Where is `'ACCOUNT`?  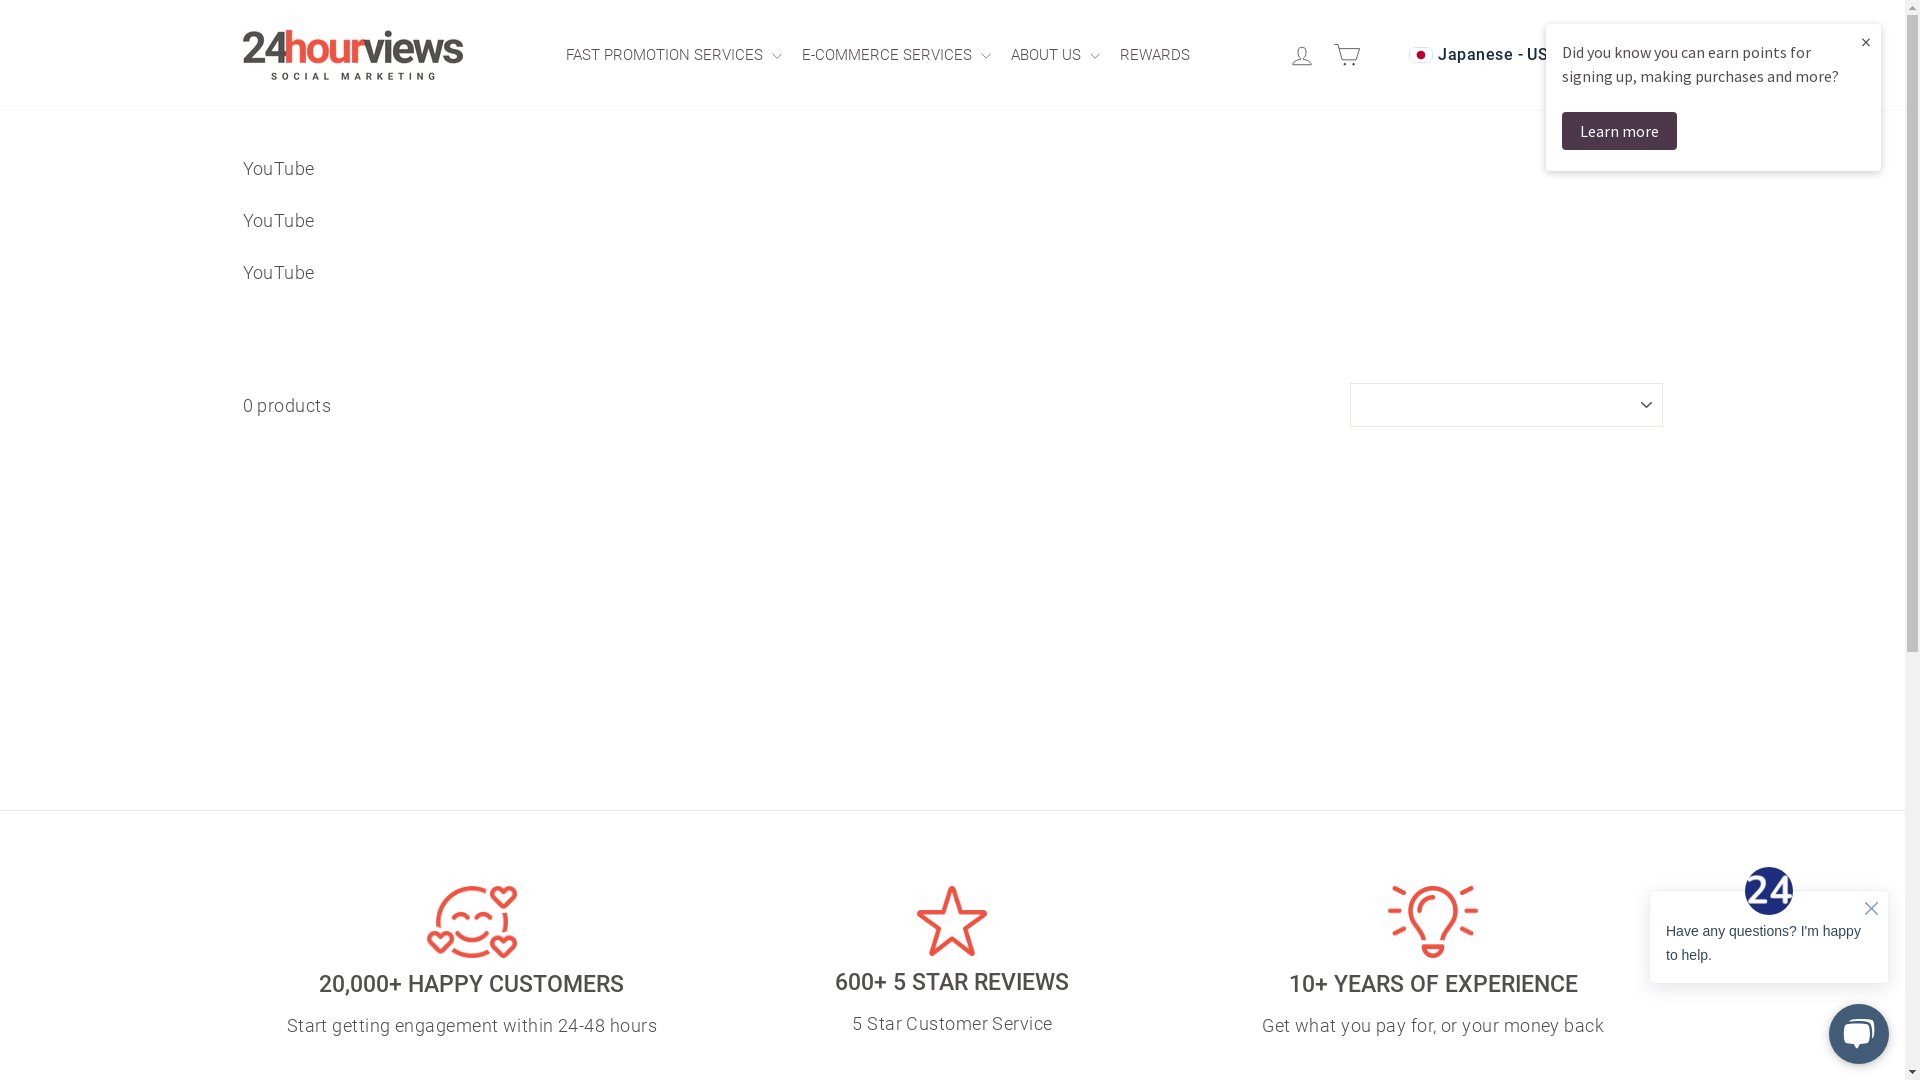 'ACCOUNT is located at coordinates (1282, 54).